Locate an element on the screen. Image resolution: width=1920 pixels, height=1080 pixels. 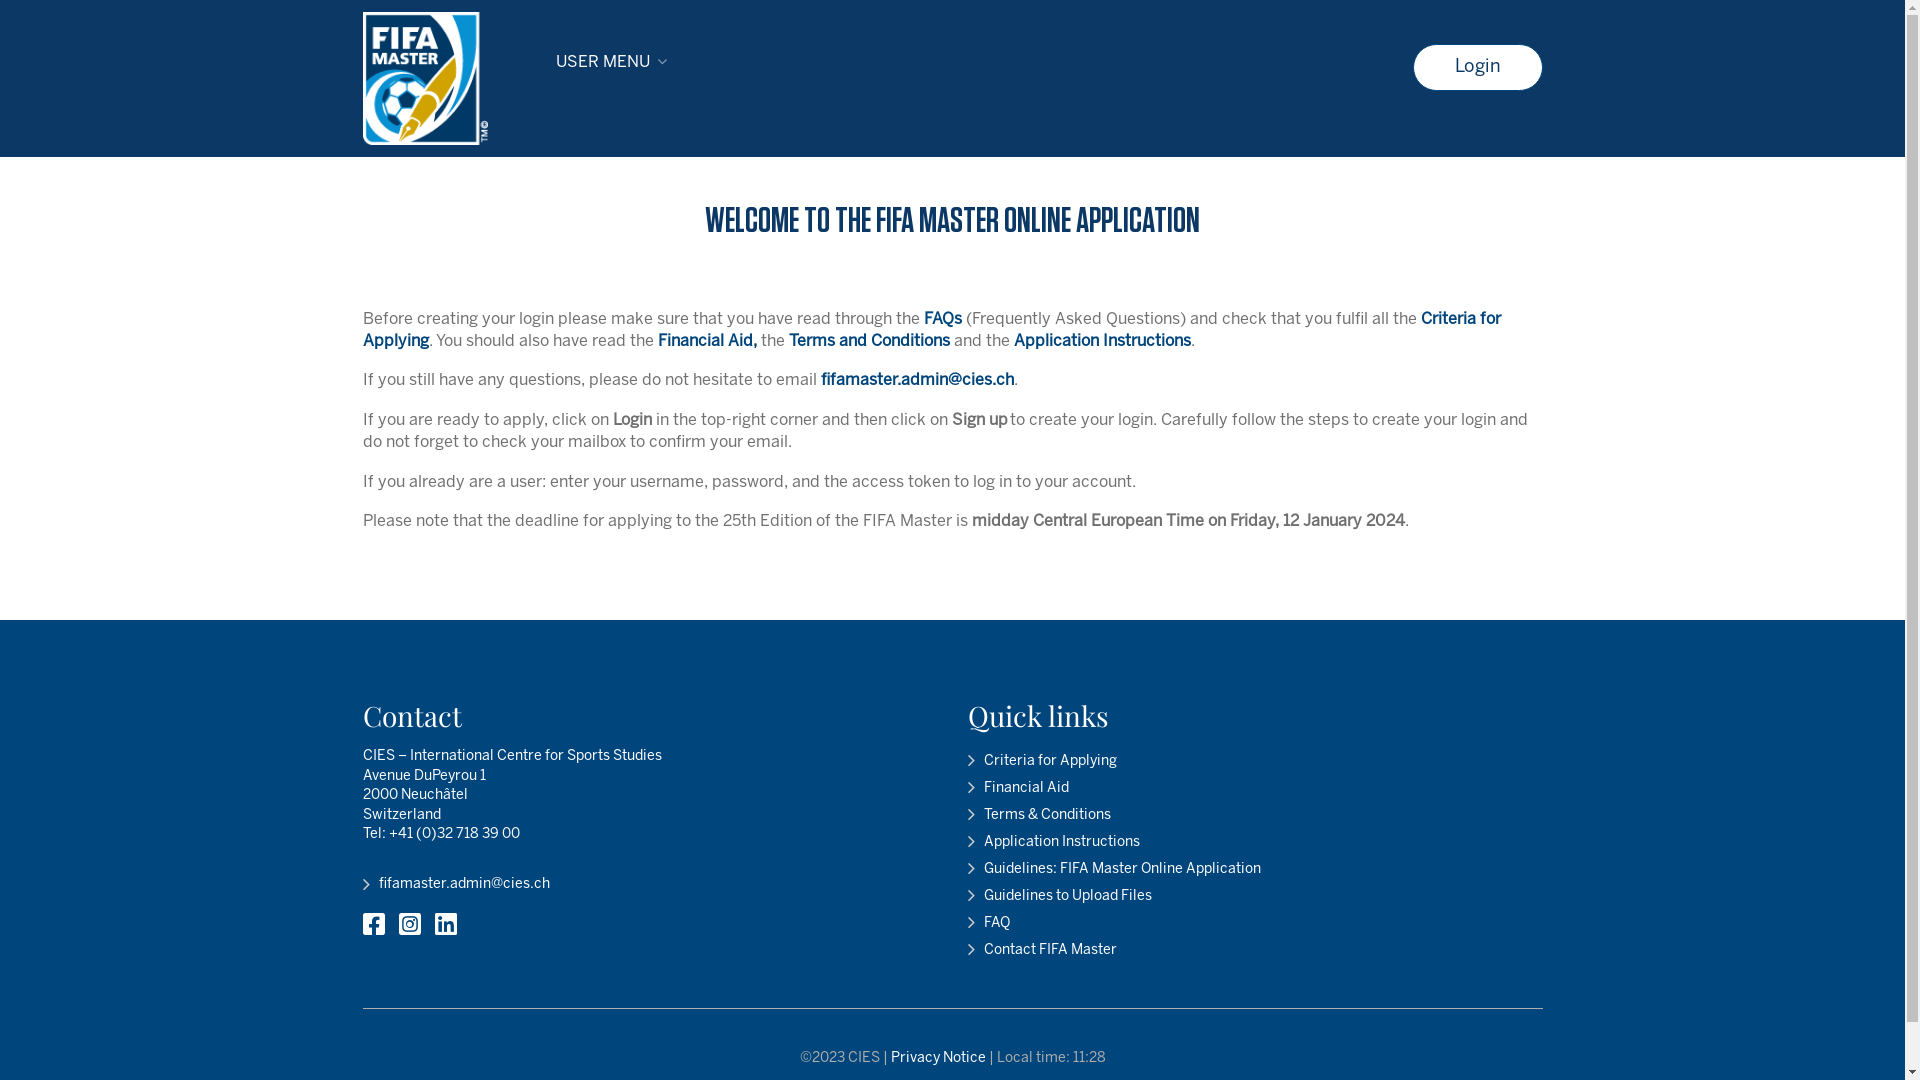
'Contact FIFA Master' is located at coordinates (968, 951).